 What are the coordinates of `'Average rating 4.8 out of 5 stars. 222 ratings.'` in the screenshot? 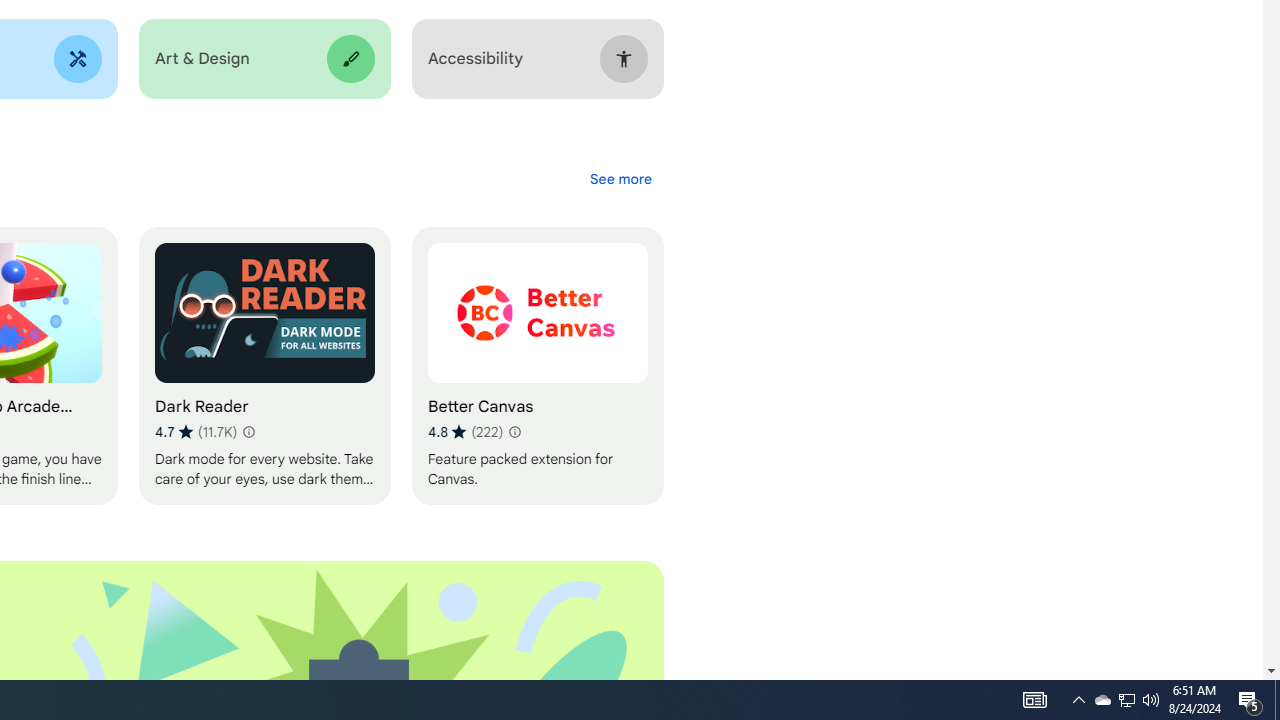 It's located at (464, 431).